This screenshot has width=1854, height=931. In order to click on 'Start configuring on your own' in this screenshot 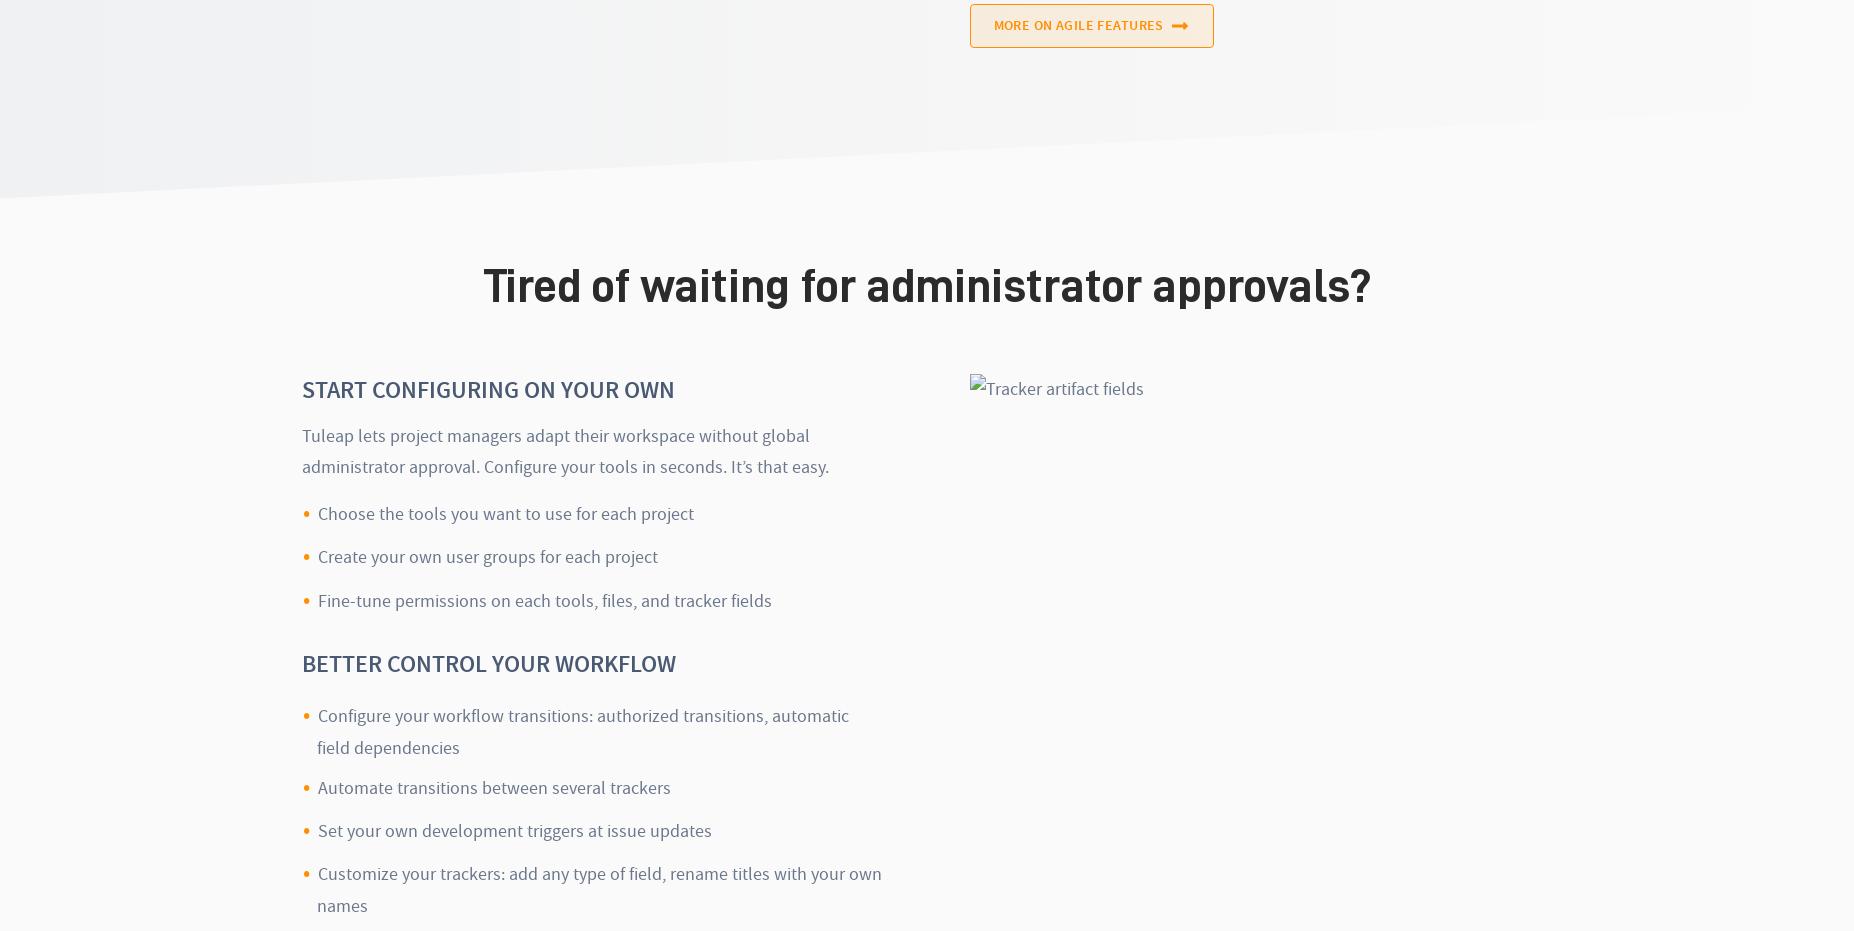, I will do `click(488, 389)`.